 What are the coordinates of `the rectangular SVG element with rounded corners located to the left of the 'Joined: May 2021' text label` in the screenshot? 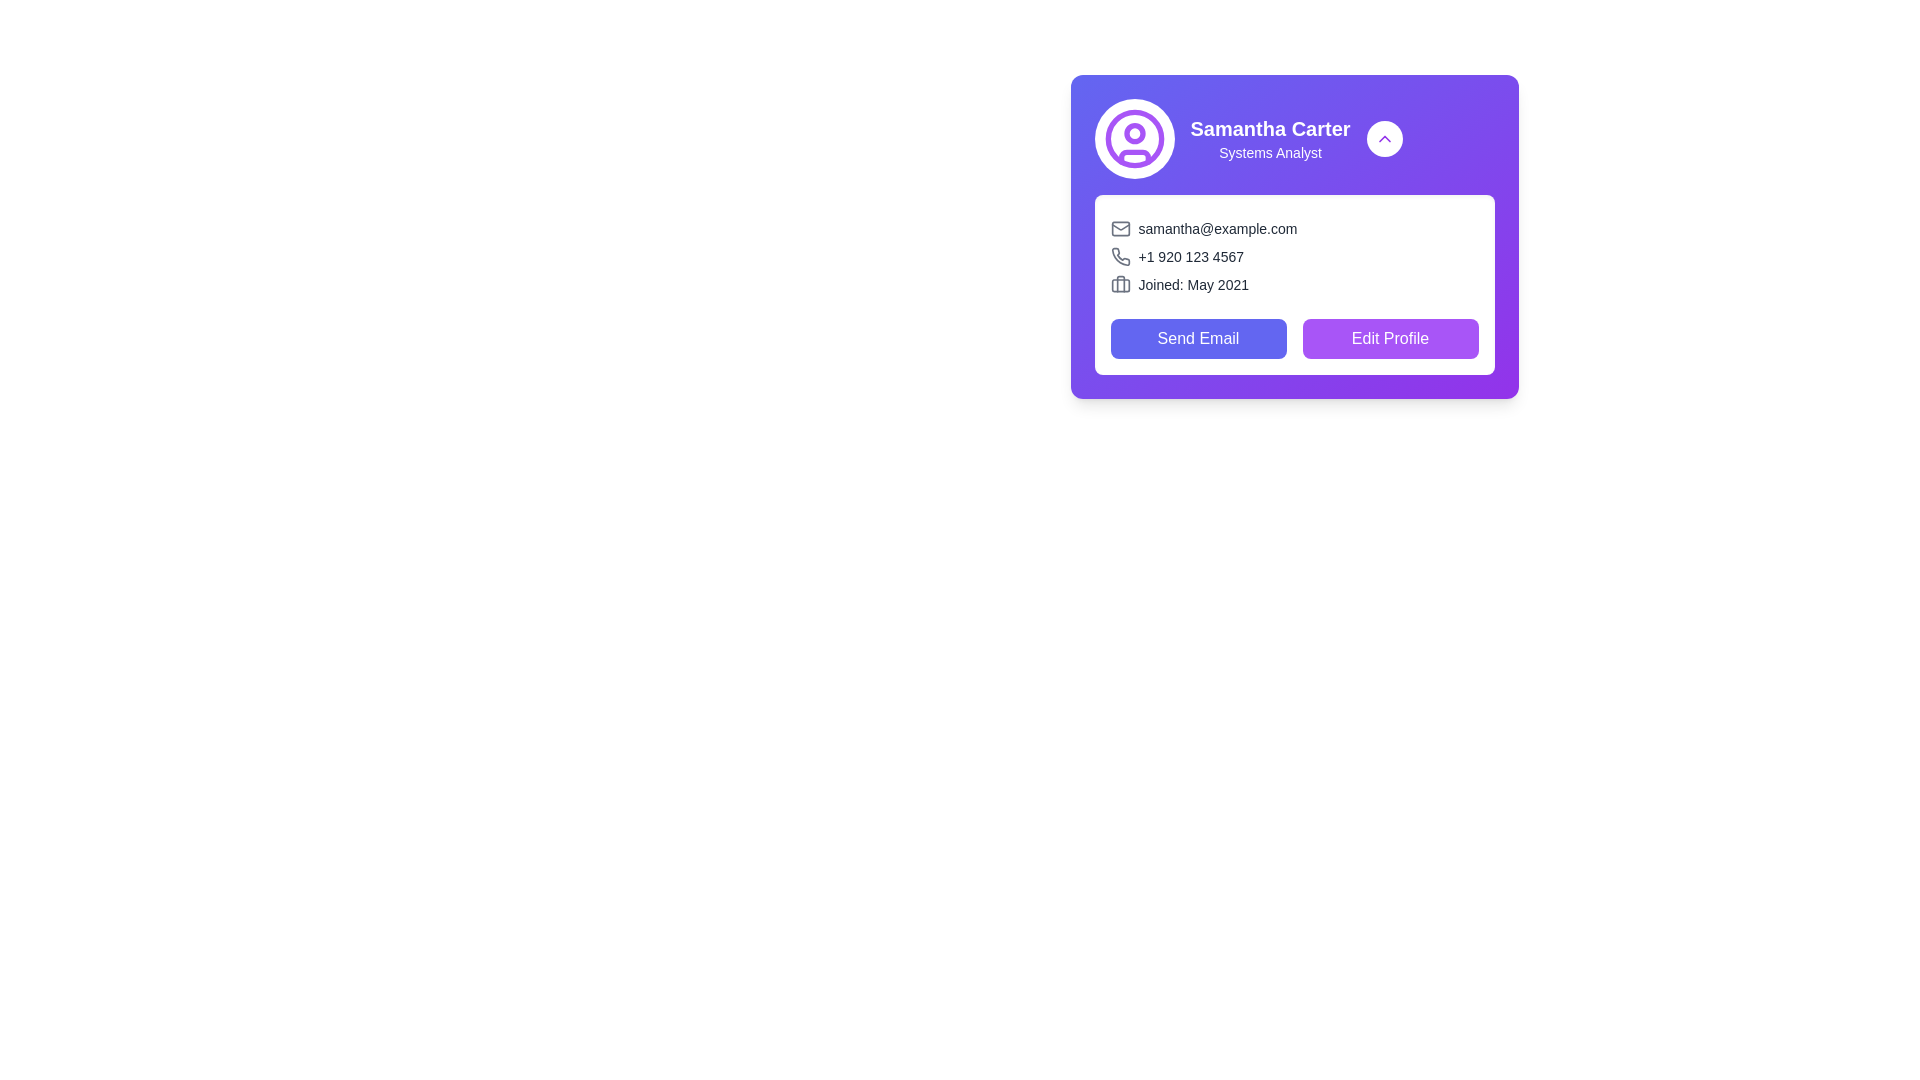 It's located at (1120, 285).